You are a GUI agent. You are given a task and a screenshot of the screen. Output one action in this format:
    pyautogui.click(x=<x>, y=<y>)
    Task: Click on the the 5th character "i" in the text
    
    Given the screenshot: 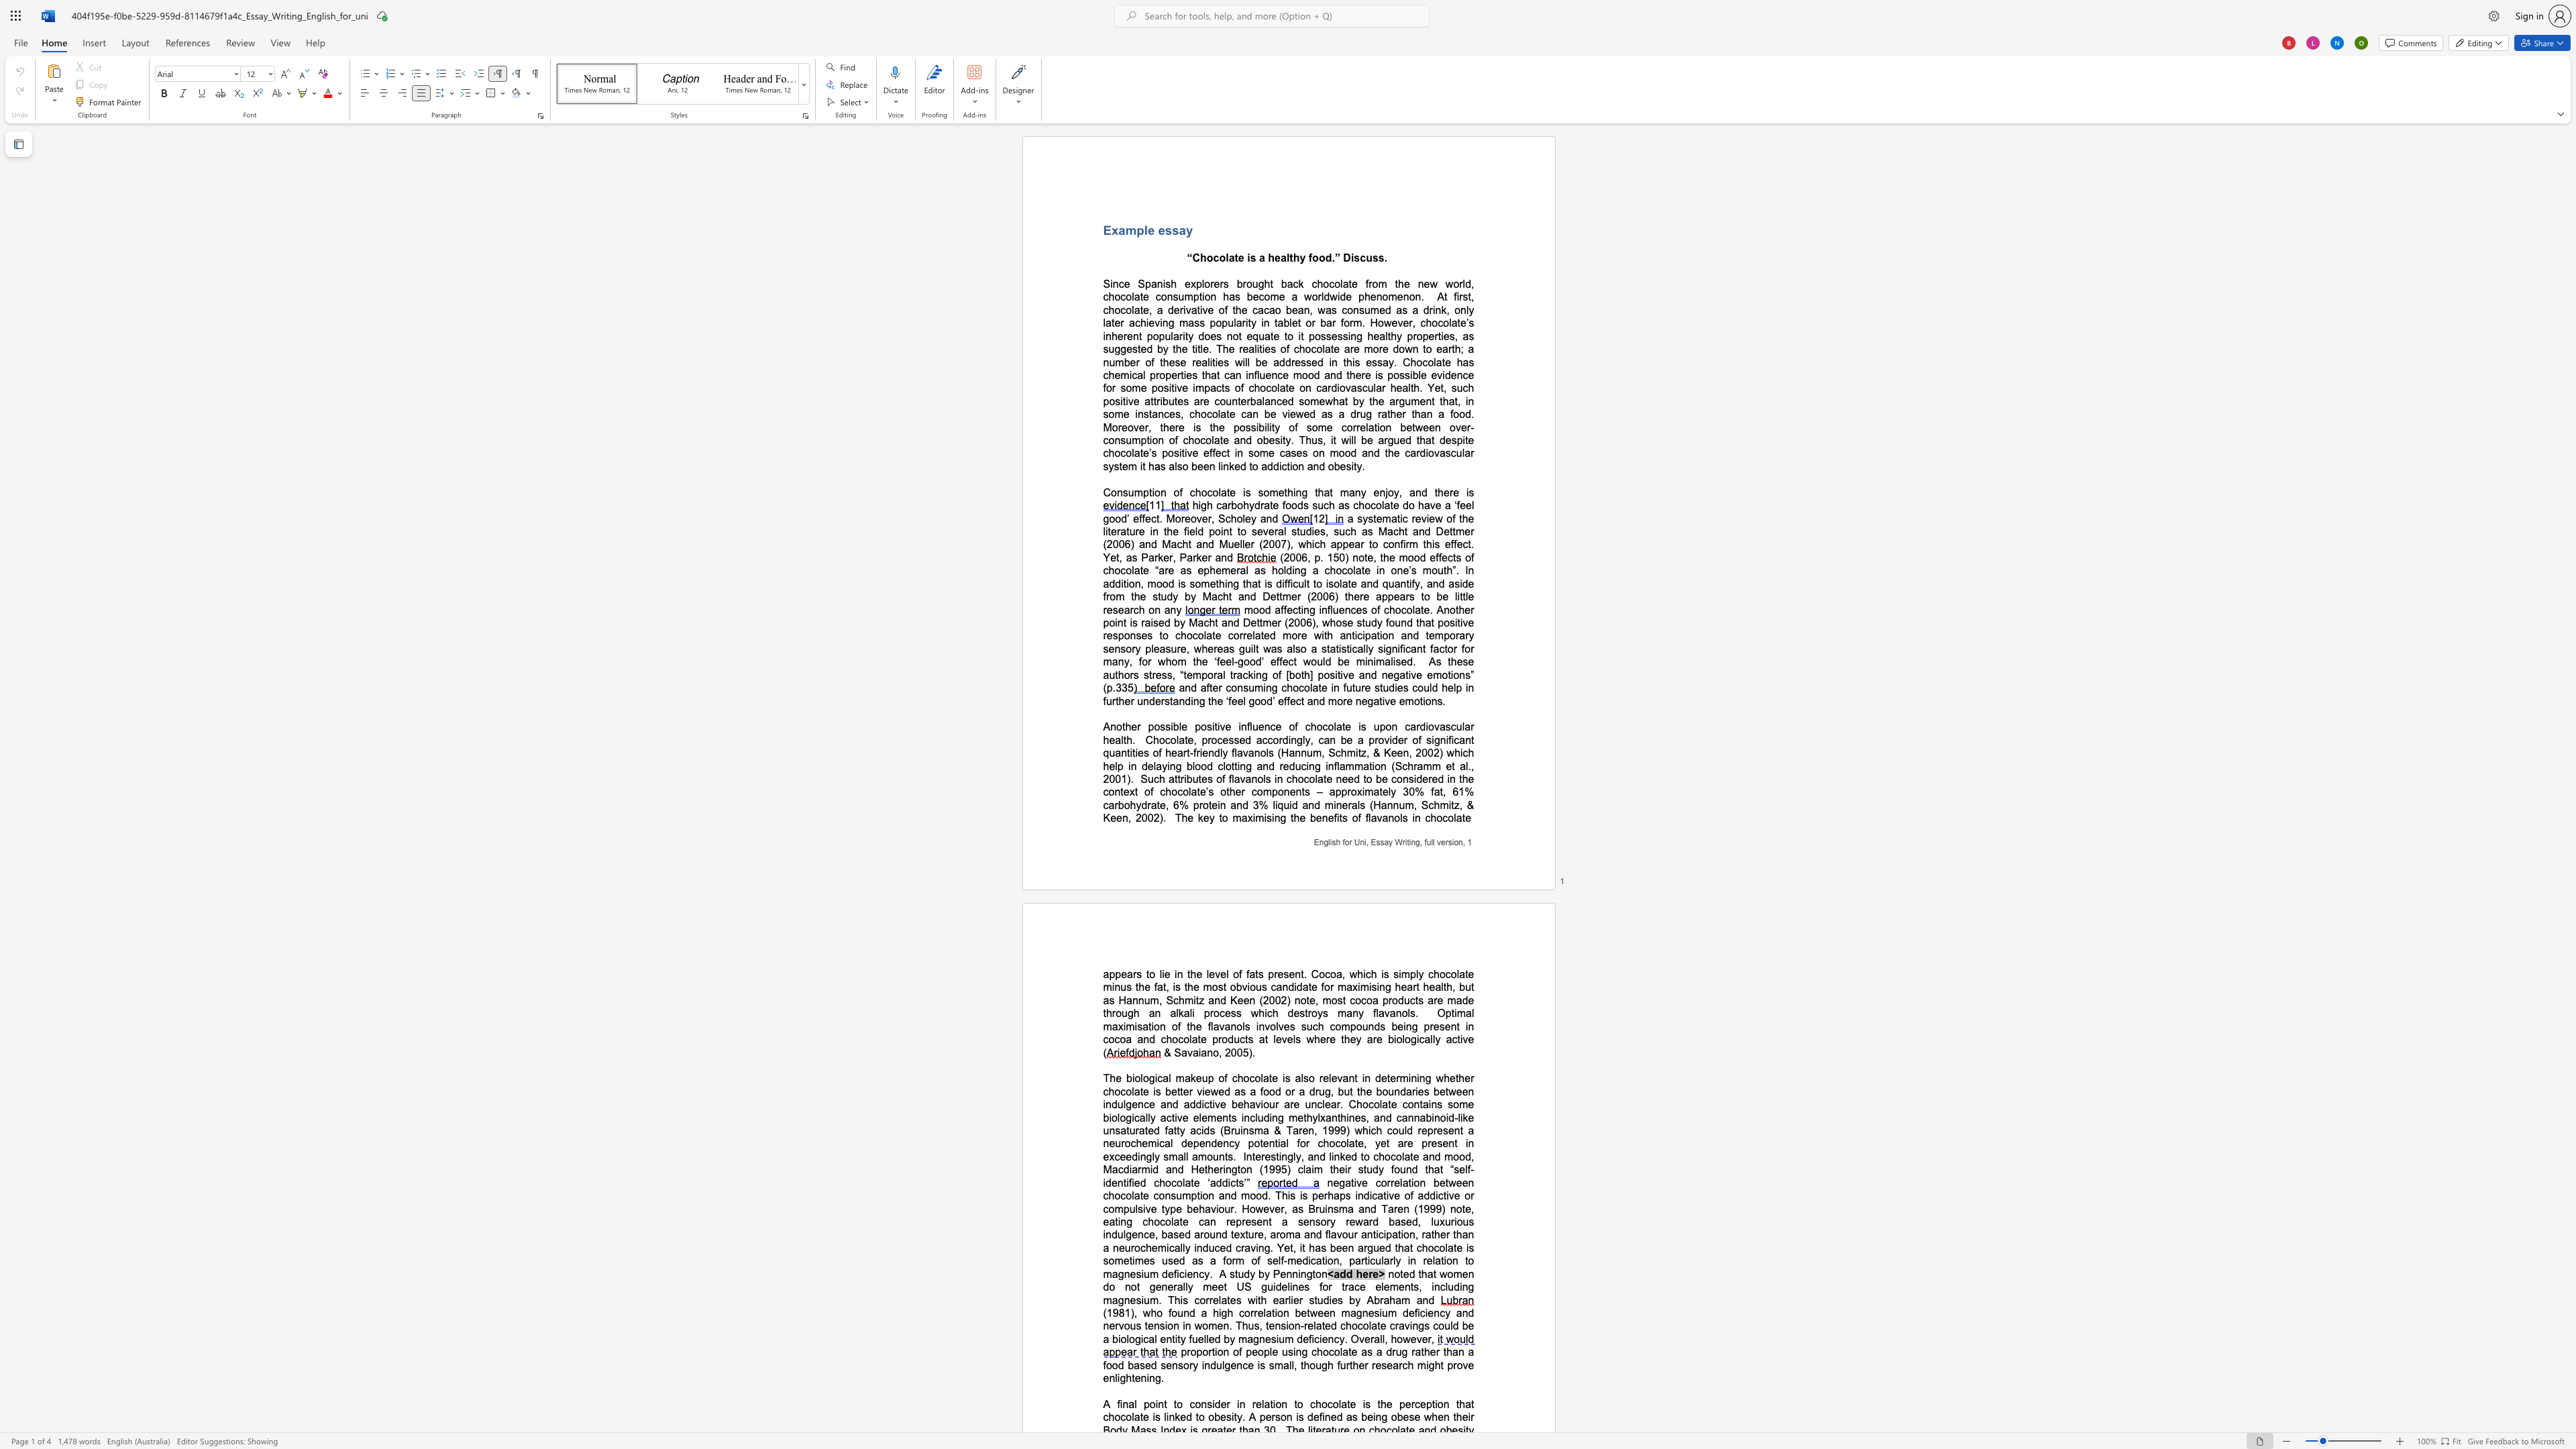 What is the action you would take?
    pyautogui.click(x=1352, y=466)
    